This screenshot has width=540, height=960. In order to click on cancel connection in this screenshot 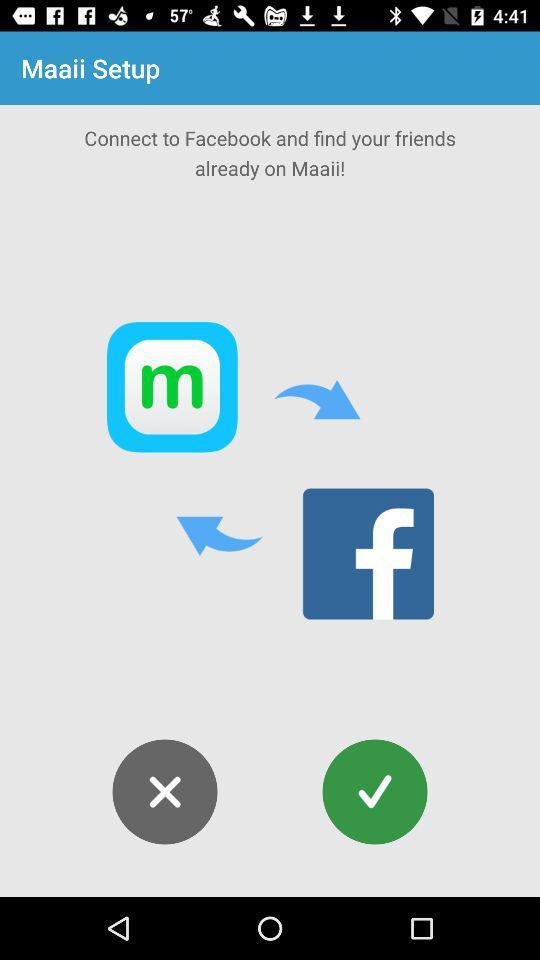, I will do `click(164, 792)`.